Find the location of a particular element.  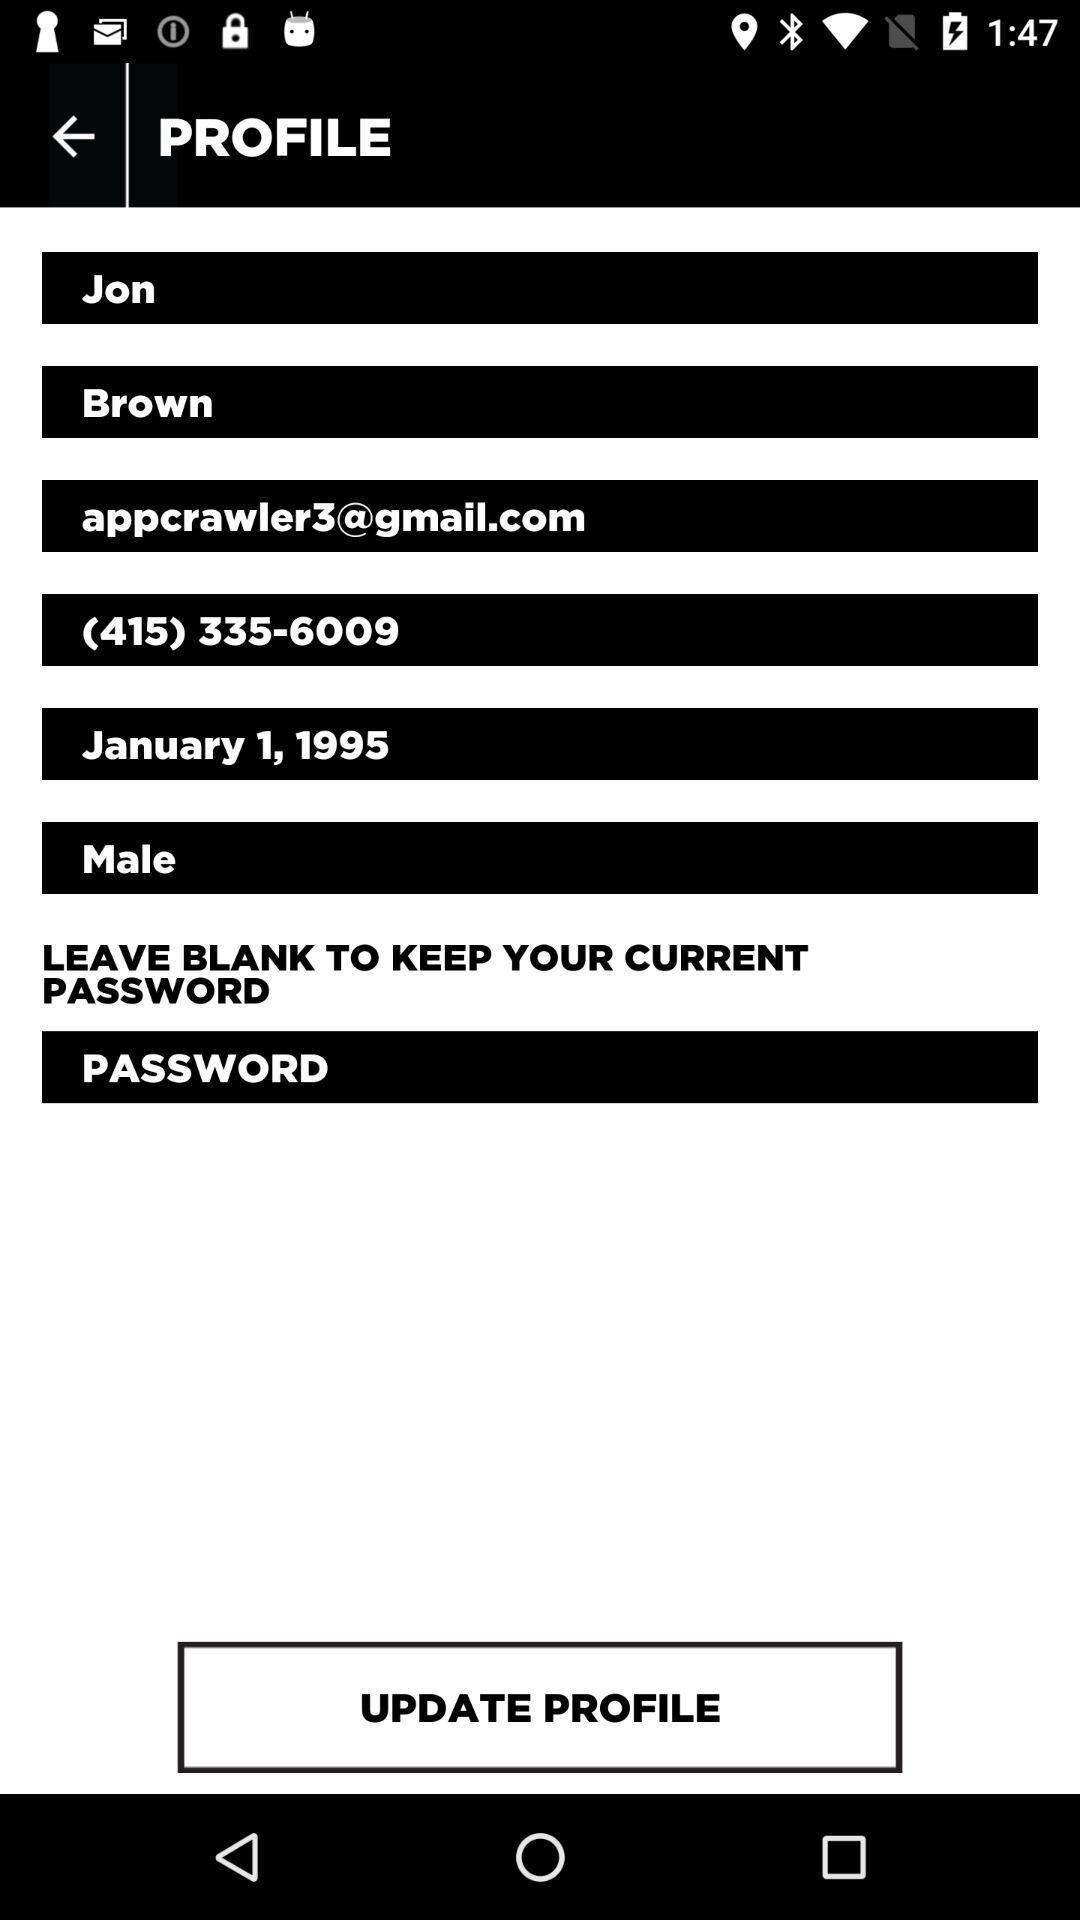

app to the left of the profile is located at coordinates (72, 135).